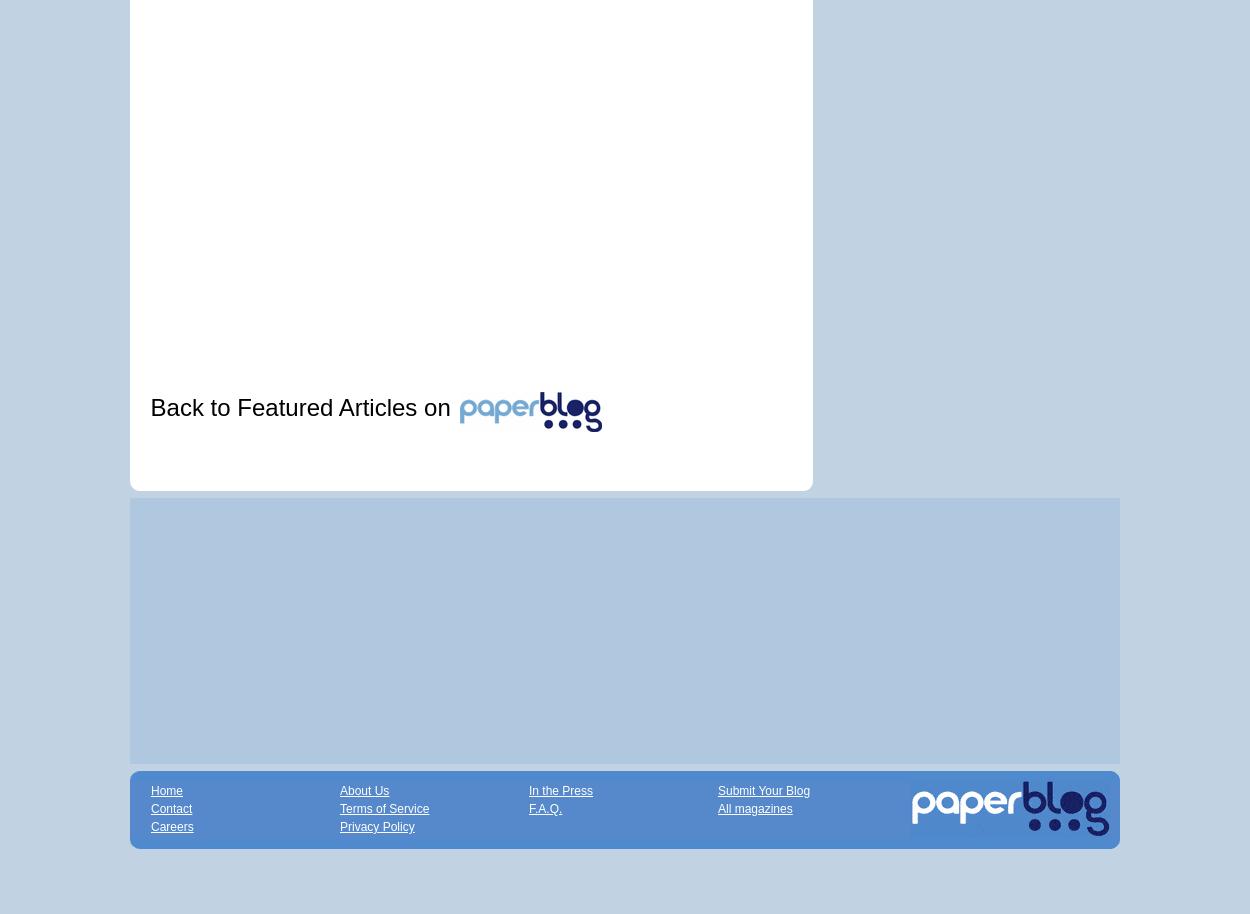 The height and width of the screenshot is (914, 1250). I want to click on 'Submit Your Blog', so click(764, 789).